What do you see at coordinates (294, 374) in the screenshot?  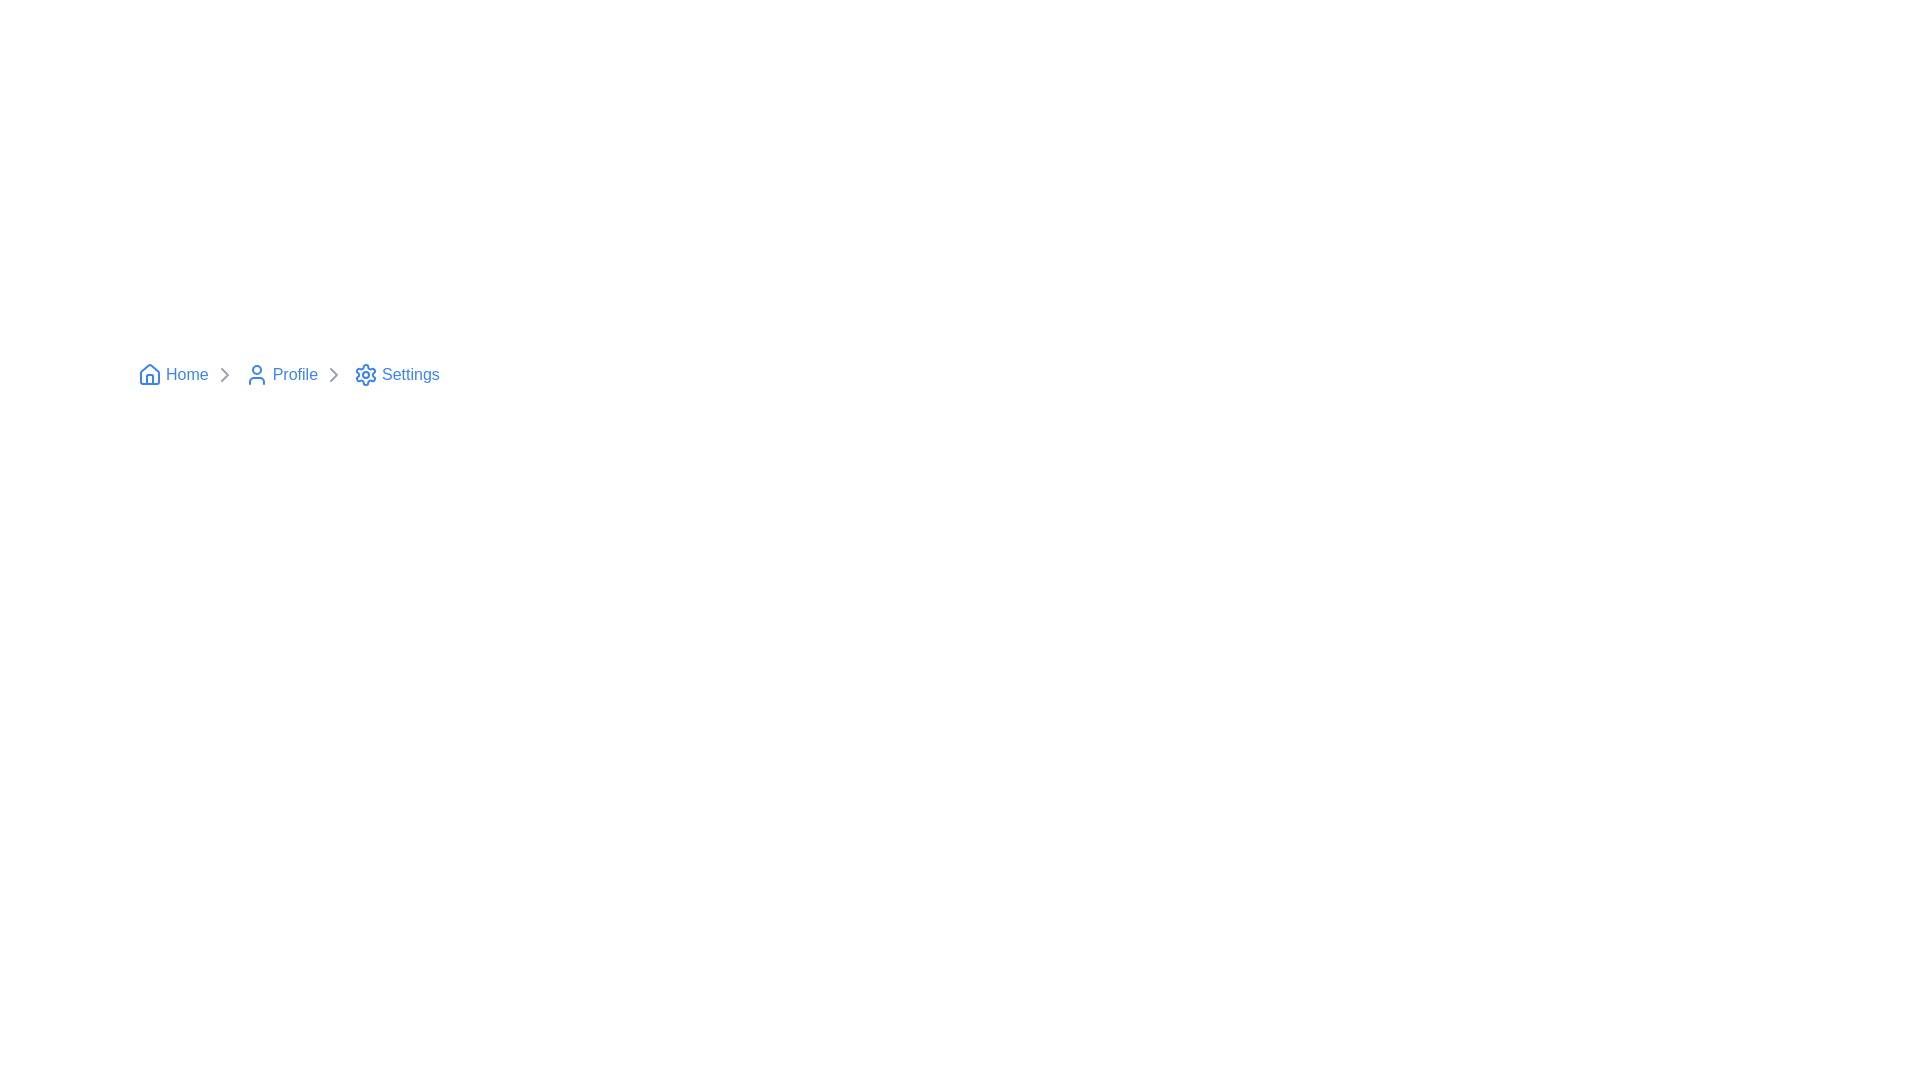 I see `the 'Profile' text label in the breadcrumb navigation` at bounding box center [294, 374].